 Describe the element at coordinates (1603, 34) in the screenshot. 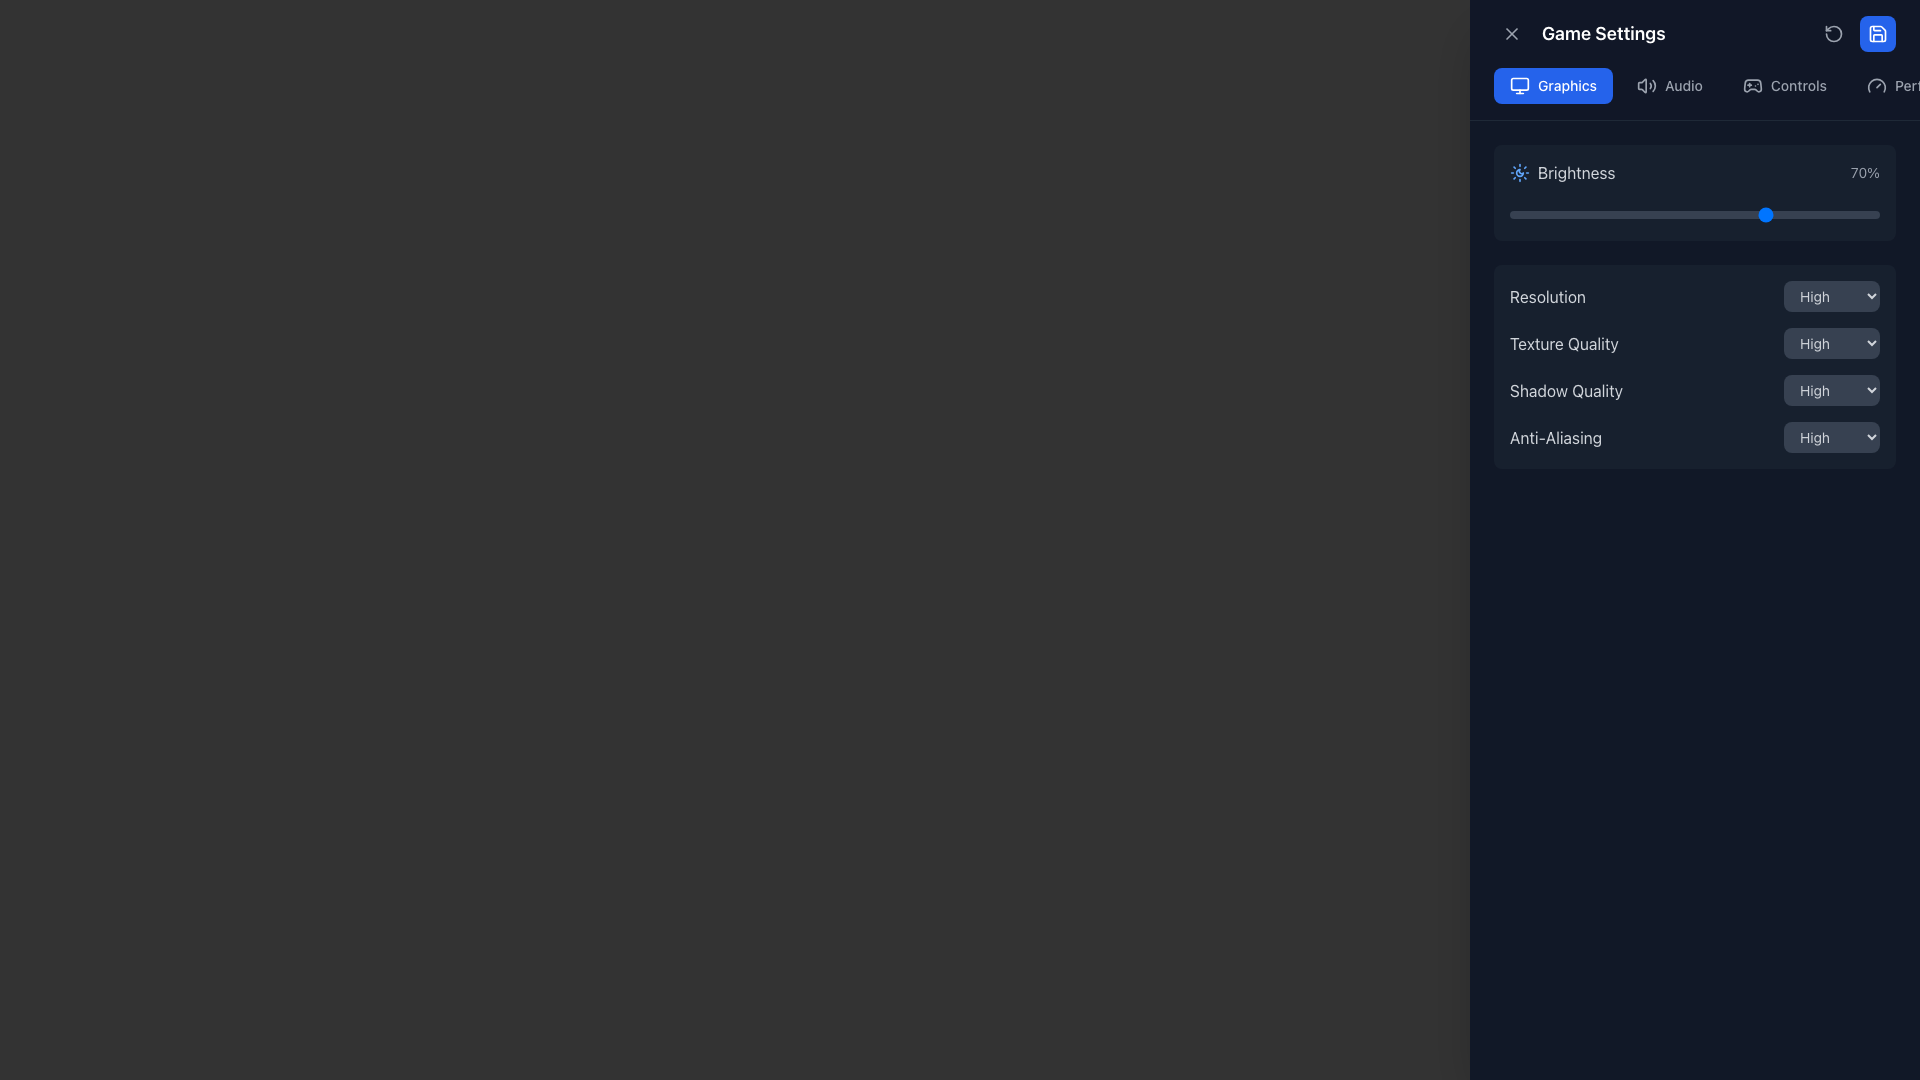

I see `the 'Game Settings' text label, which is a prominently displayed title in bold, large white font located at the top of the interface` at that location.